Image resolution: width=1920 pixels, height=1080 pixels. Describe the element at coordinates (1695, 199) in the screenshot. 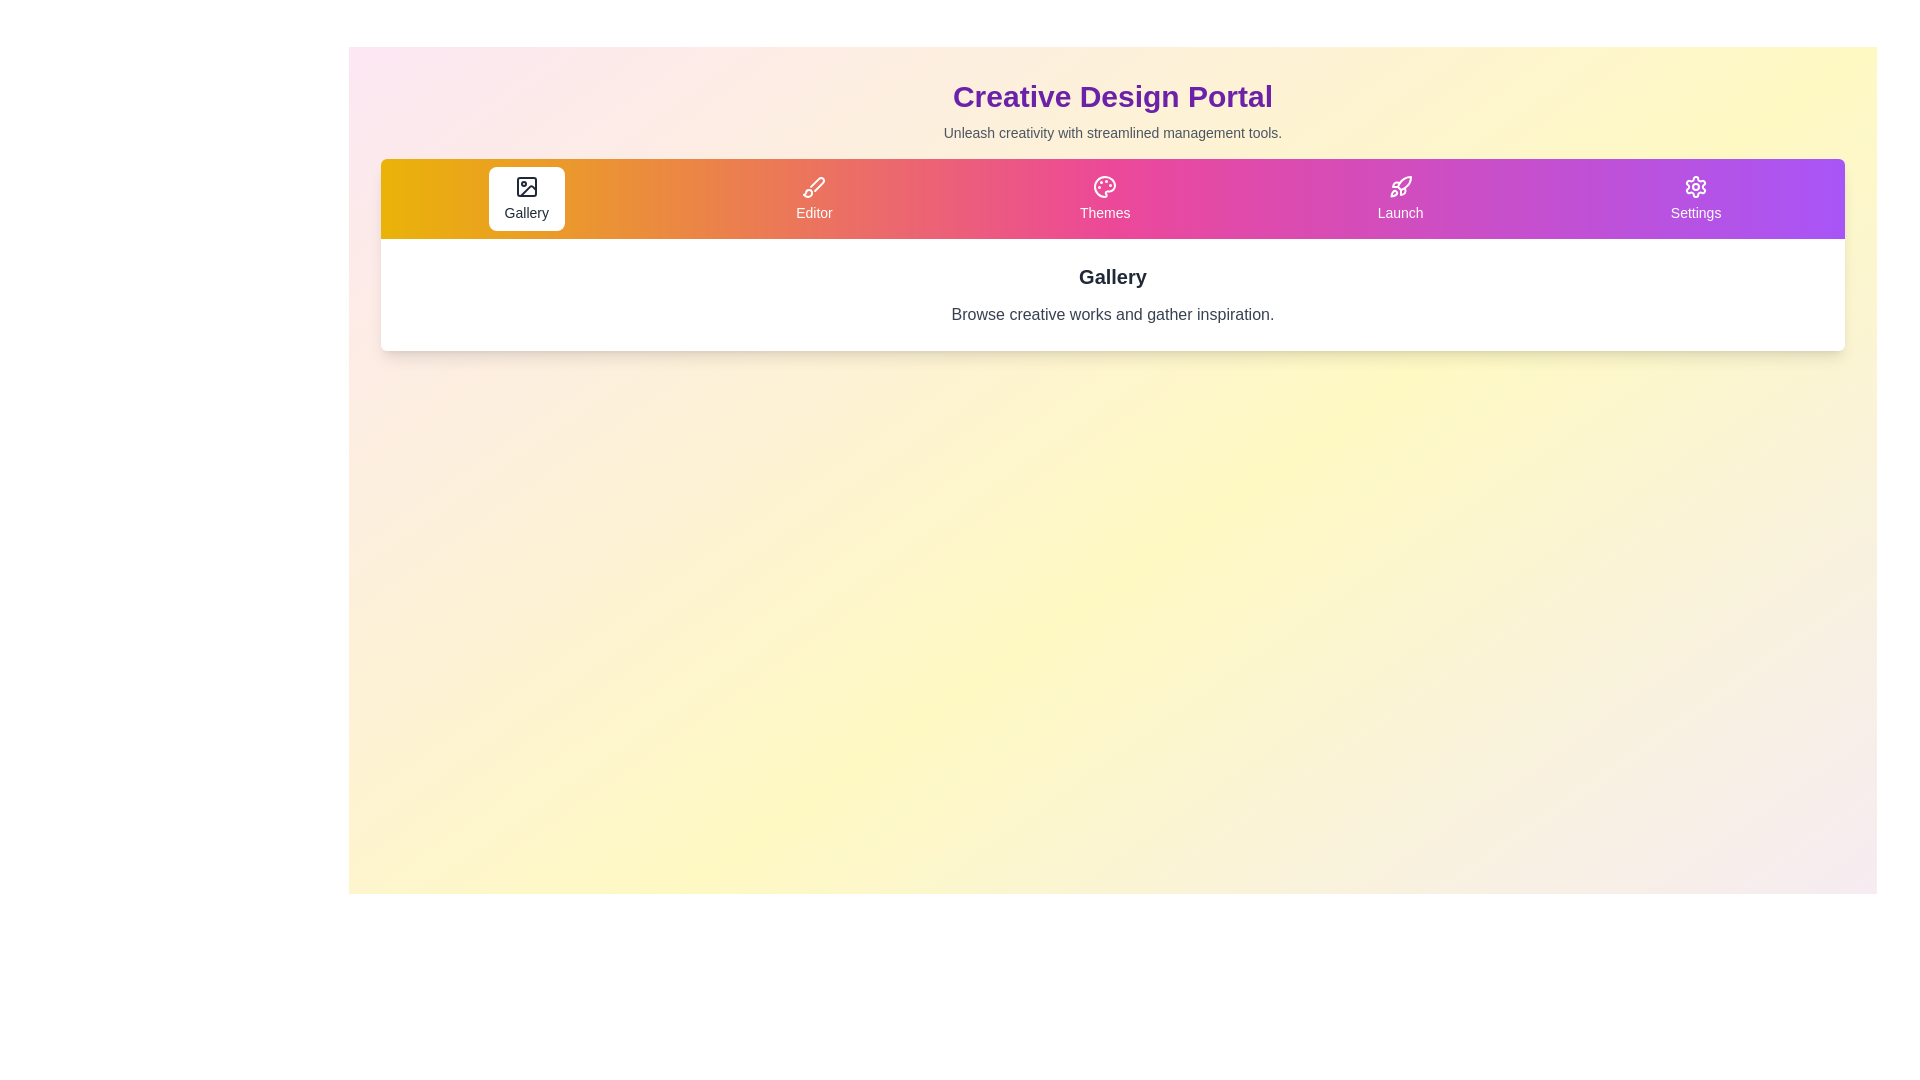

I see `the 'Settings' button, which features a gear icon above the text in a rounded rectangular purple shape, to trigger the scale animation` at that location.